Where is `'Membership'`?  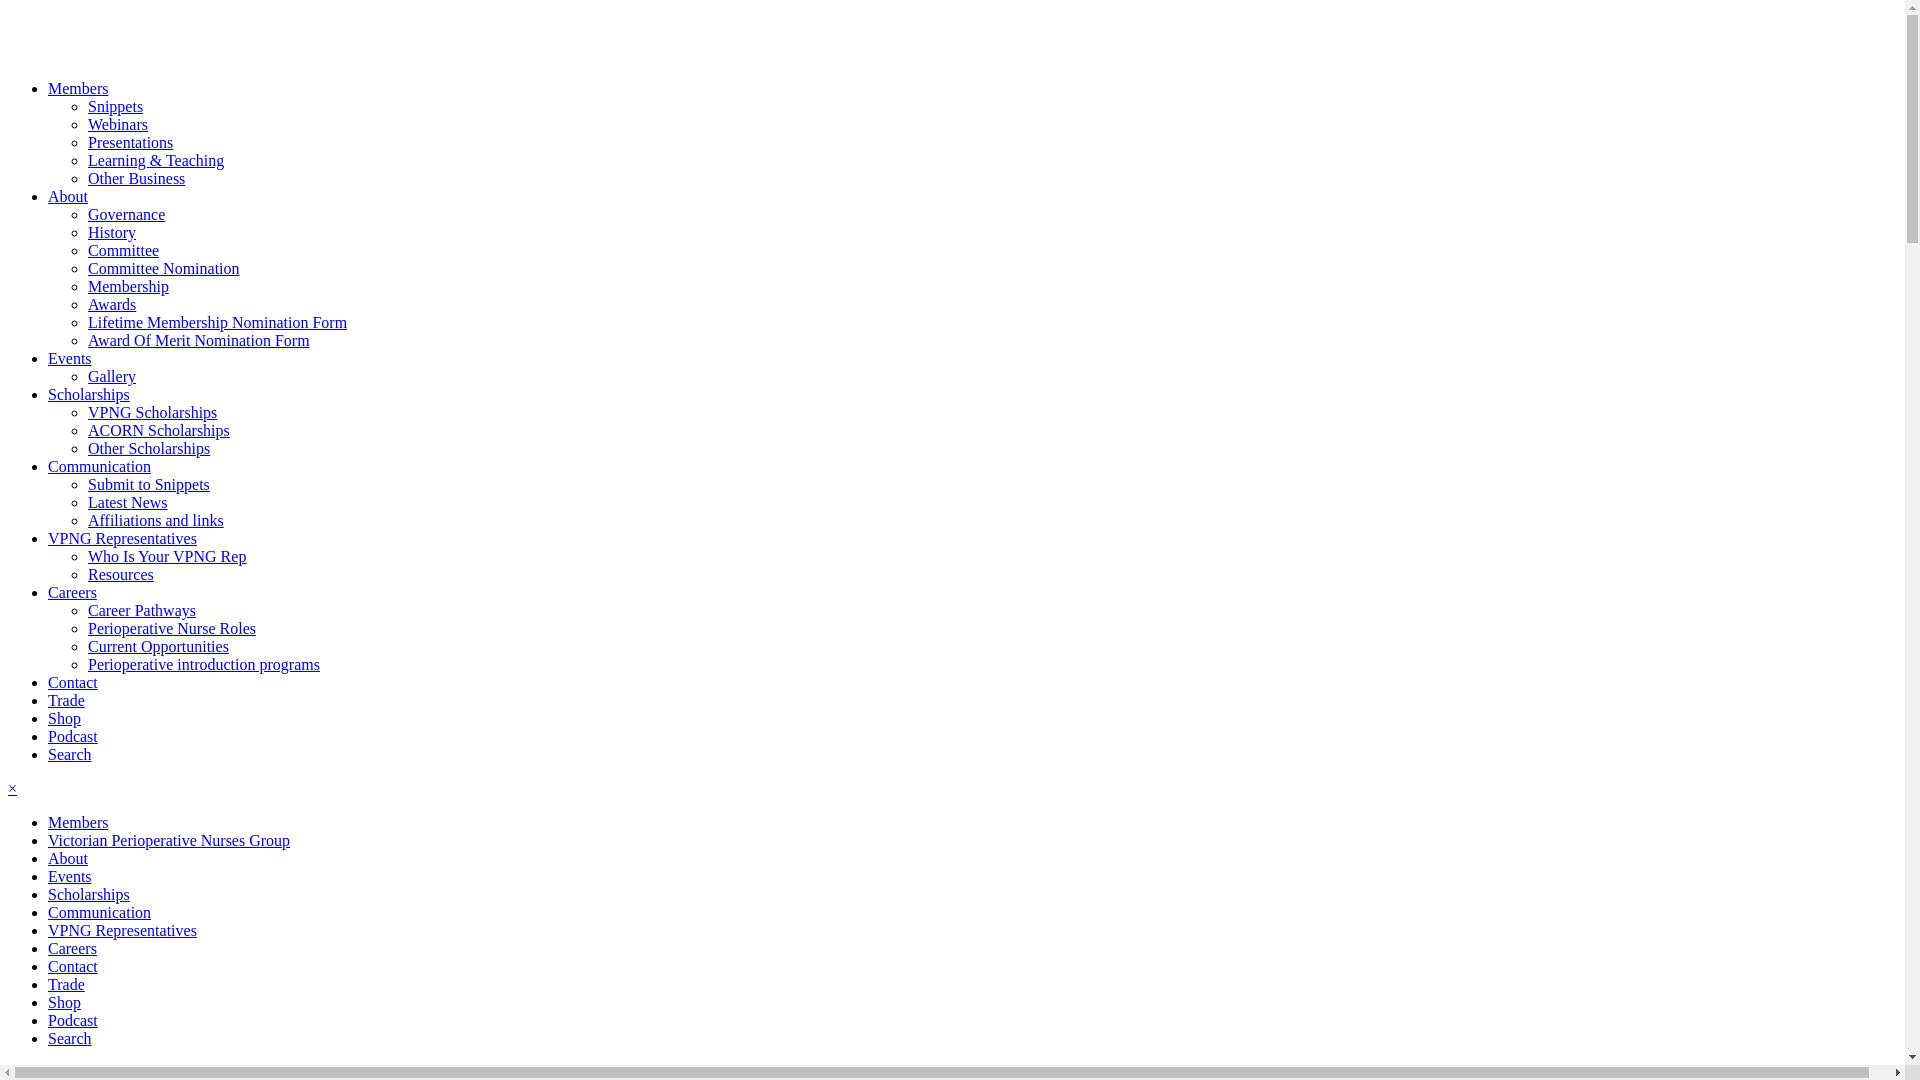 'Membership' is located at coordinates (127, 286).